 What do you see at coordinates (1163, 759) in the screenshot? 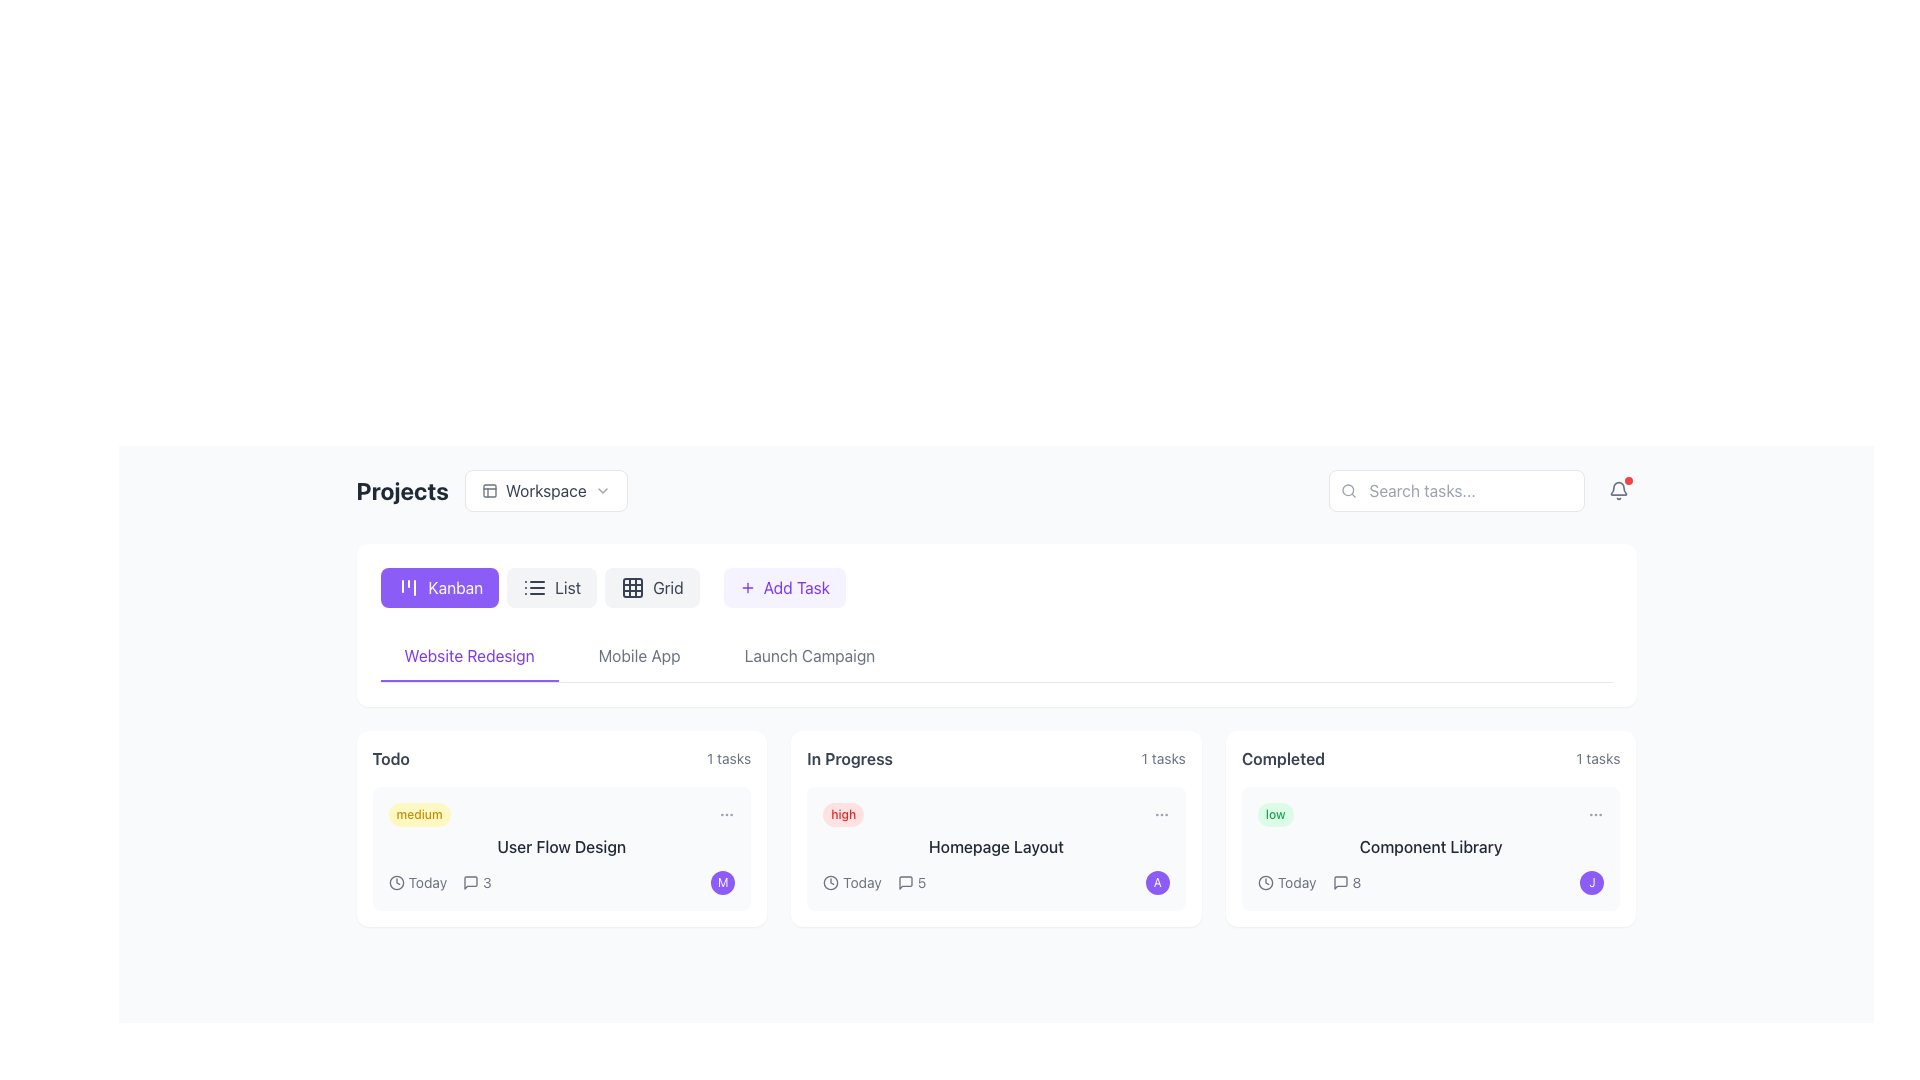
I see `the Text Label displaying '1 tasks' located at the top-right corner of the 'In Progress' card section` at bounding box center [1163, 759].